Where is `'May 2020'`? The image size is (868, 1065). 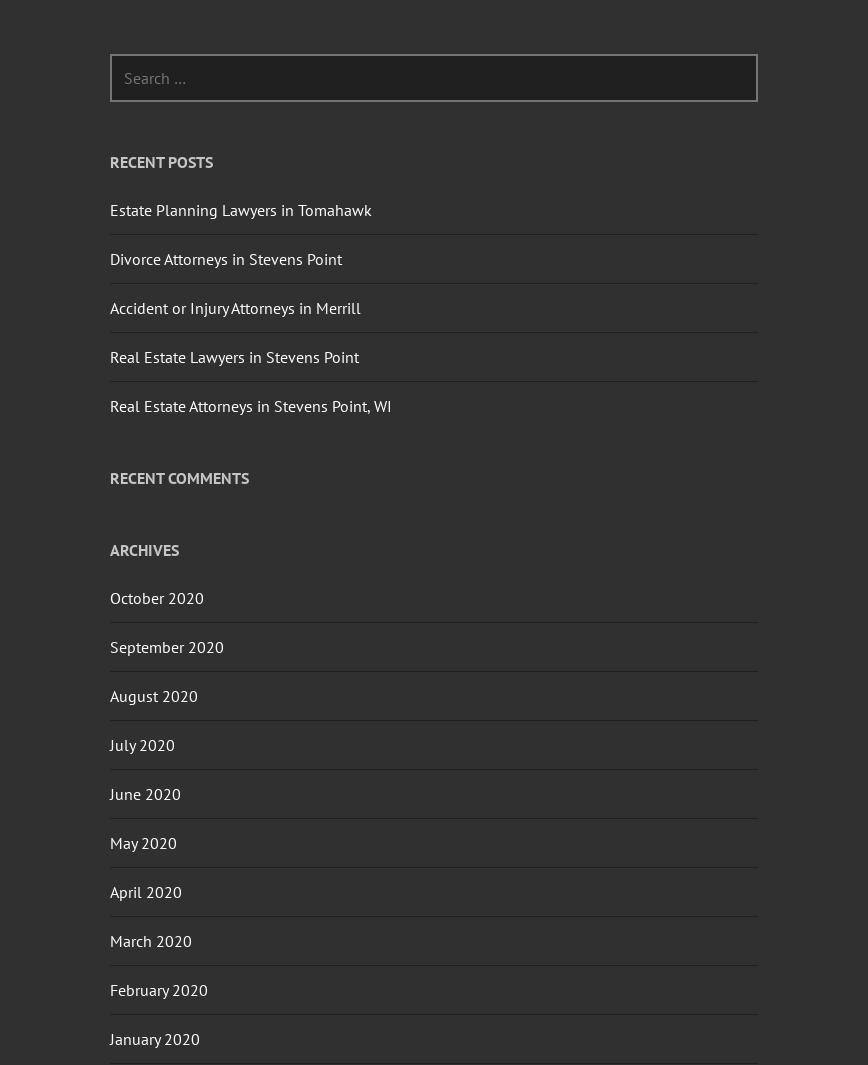
'May 2020' is located at coordinates (143, 841).